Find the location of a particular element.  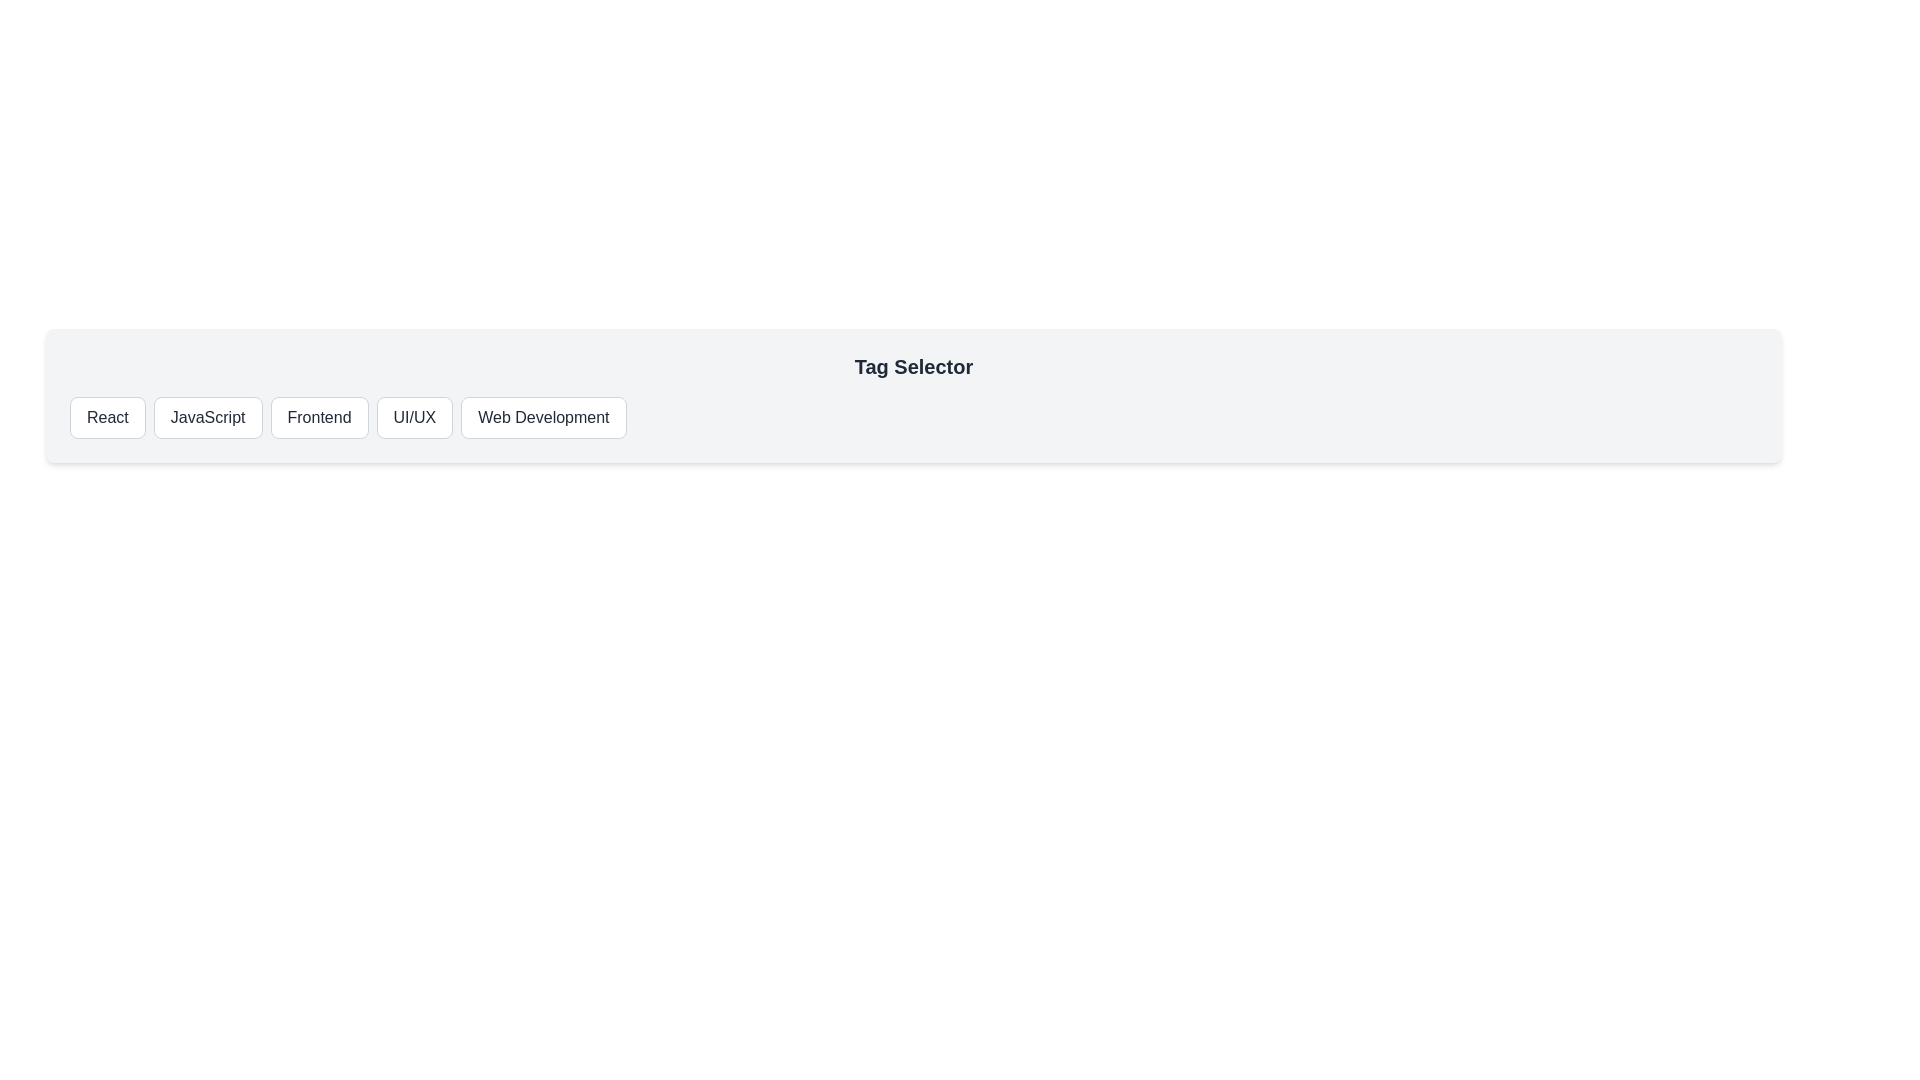

the Web Development button to observe the hover effect is located at coordinates (543, 416).